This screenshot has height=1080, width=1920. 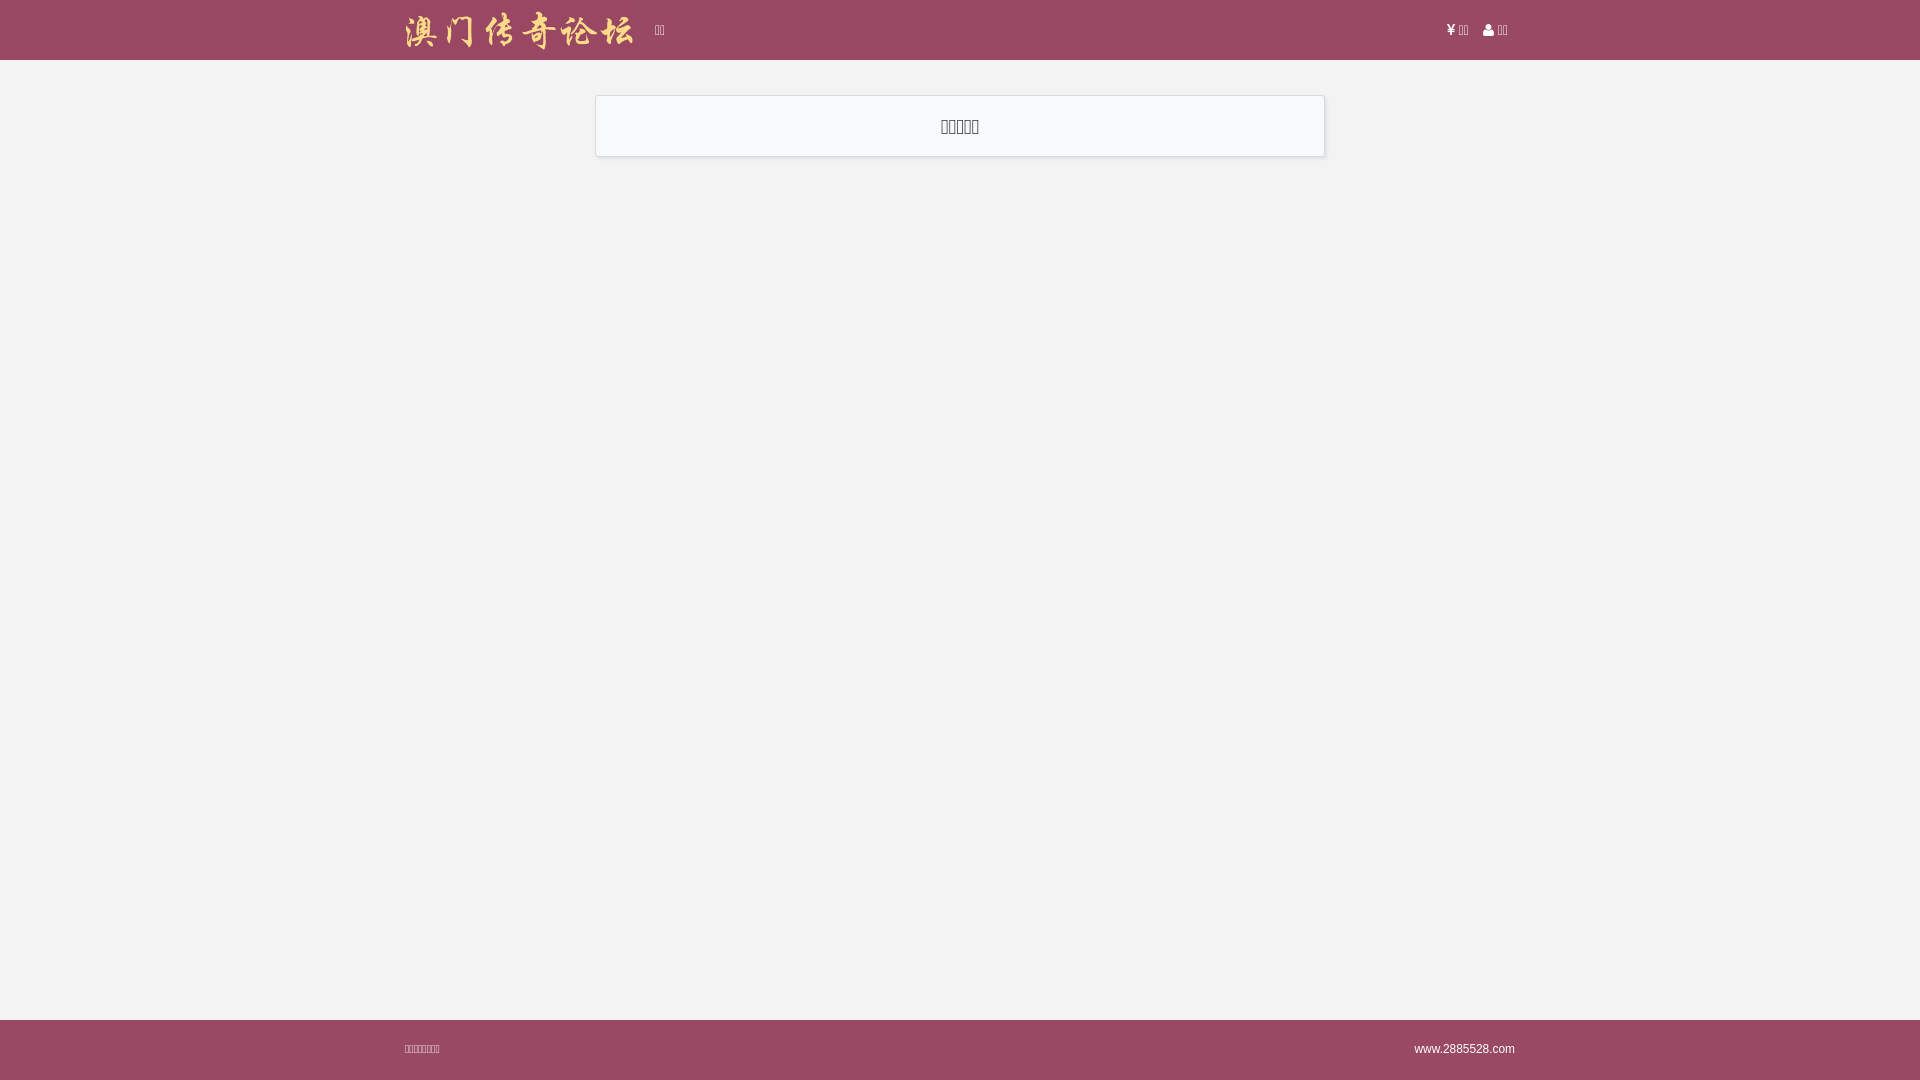 I want to click on 'www.2885528.com', so click(x=1464, y=1048).